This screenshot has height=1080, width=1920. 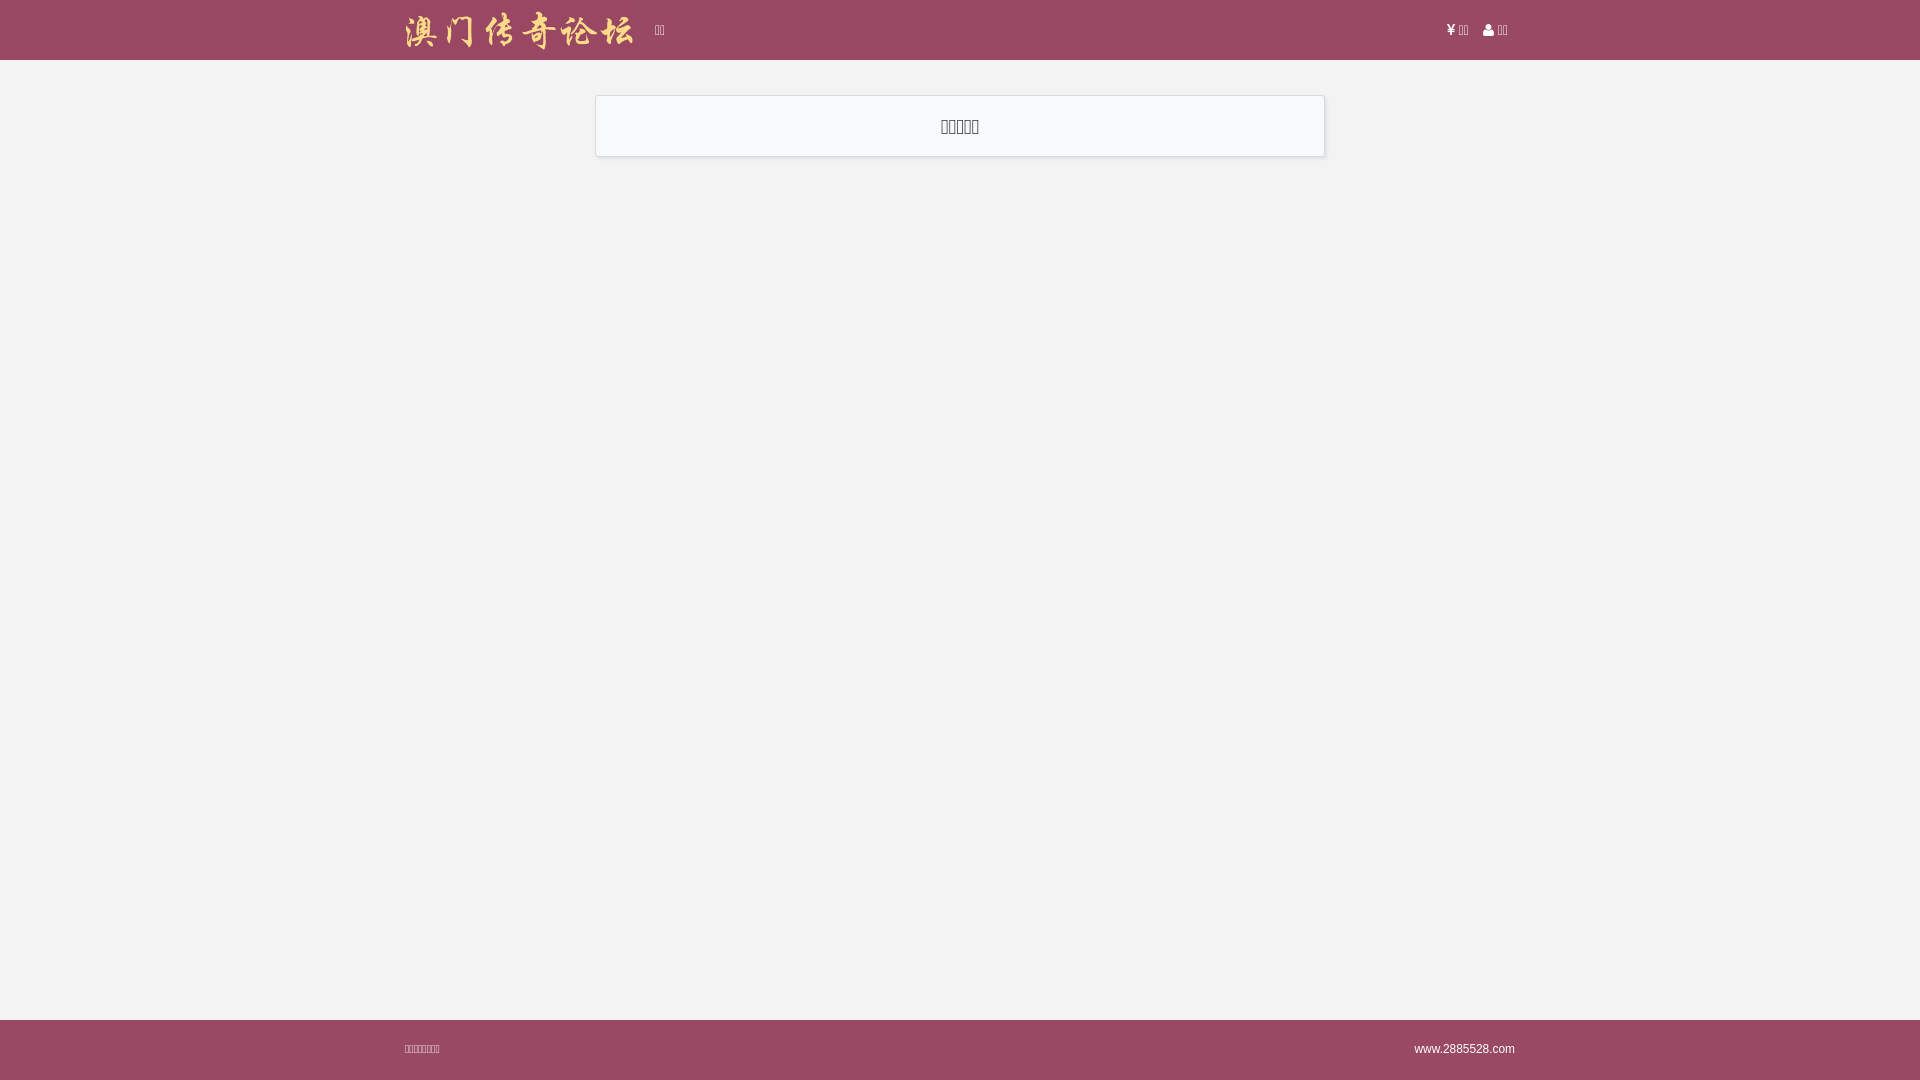 I want to click on 'www.2885528.com', so click(x=1464, y=1048).